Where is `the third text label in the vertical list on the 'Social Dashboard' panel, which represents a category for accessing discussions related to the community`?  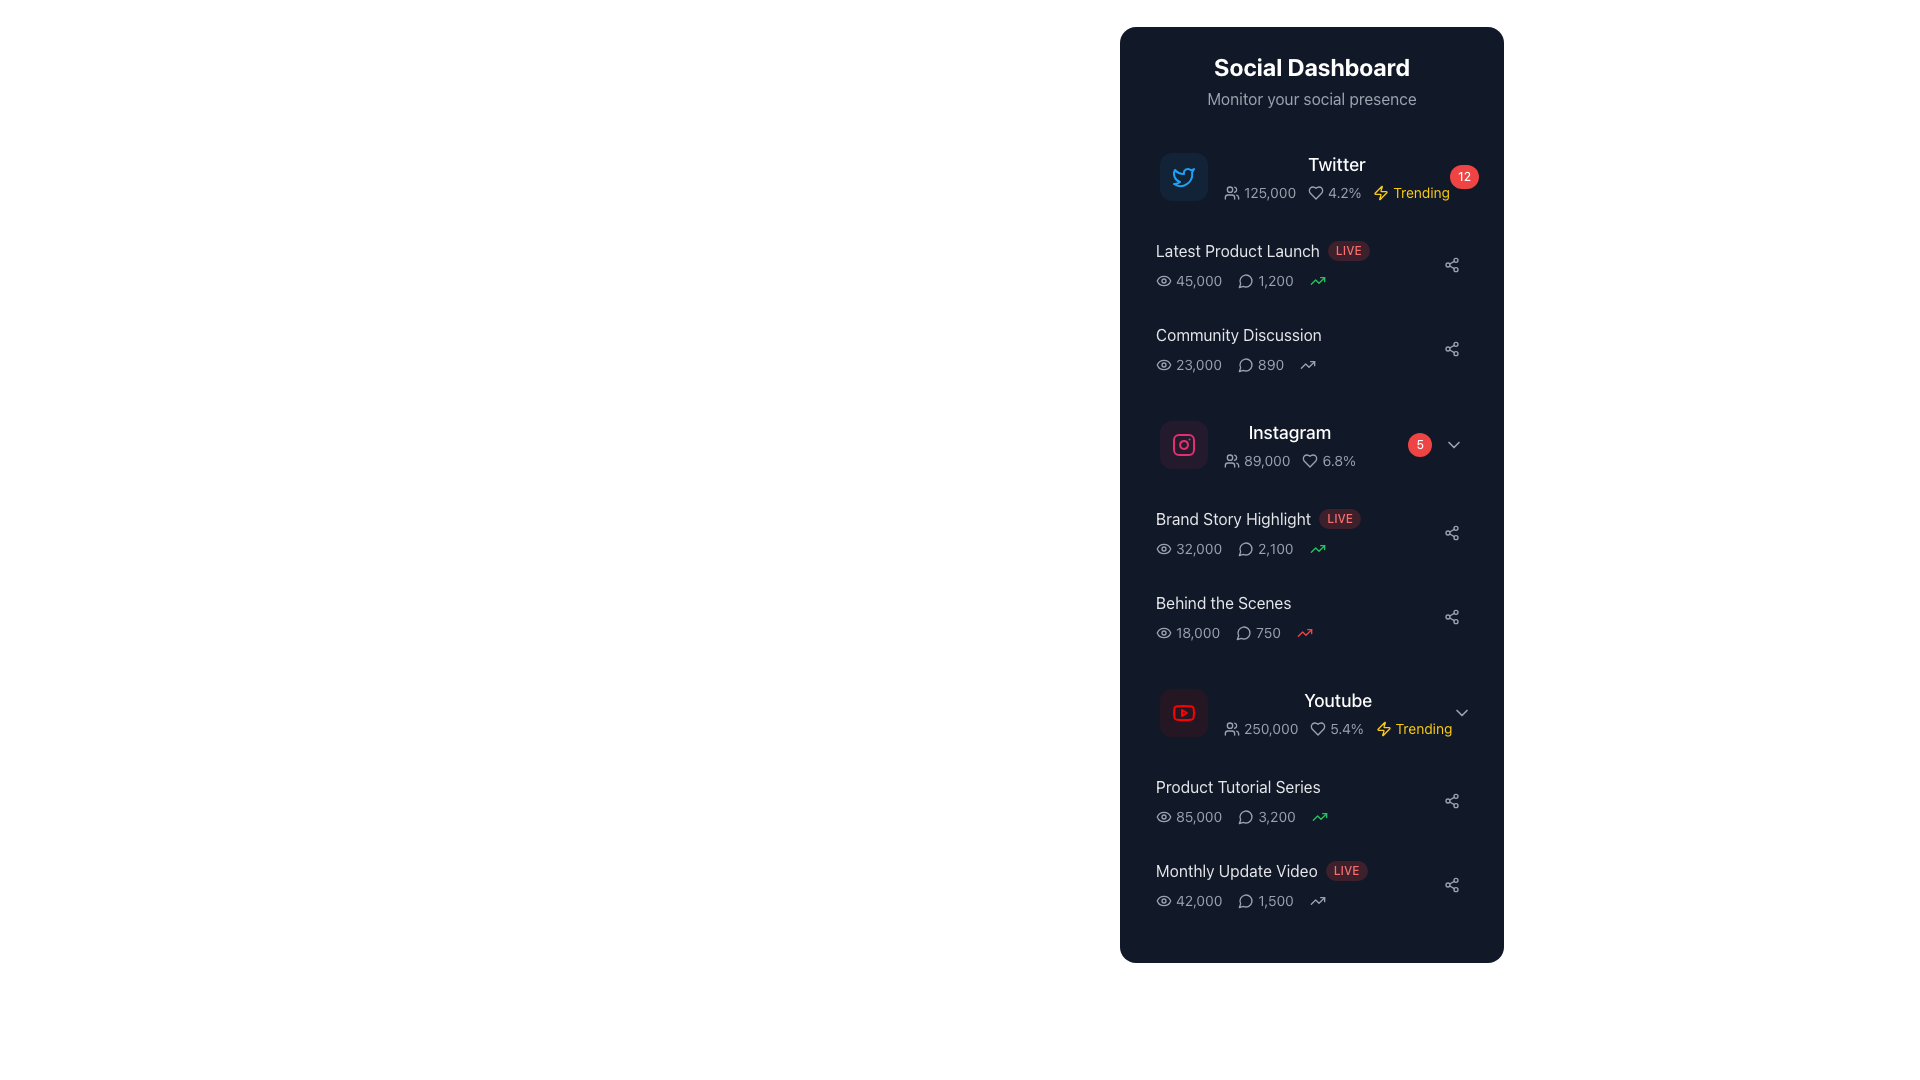
the third text label in the vertical list on the 'Social Dashboard' panel, which represents a category for accessing discussions related to the community is located at coordinates (1296, 334).